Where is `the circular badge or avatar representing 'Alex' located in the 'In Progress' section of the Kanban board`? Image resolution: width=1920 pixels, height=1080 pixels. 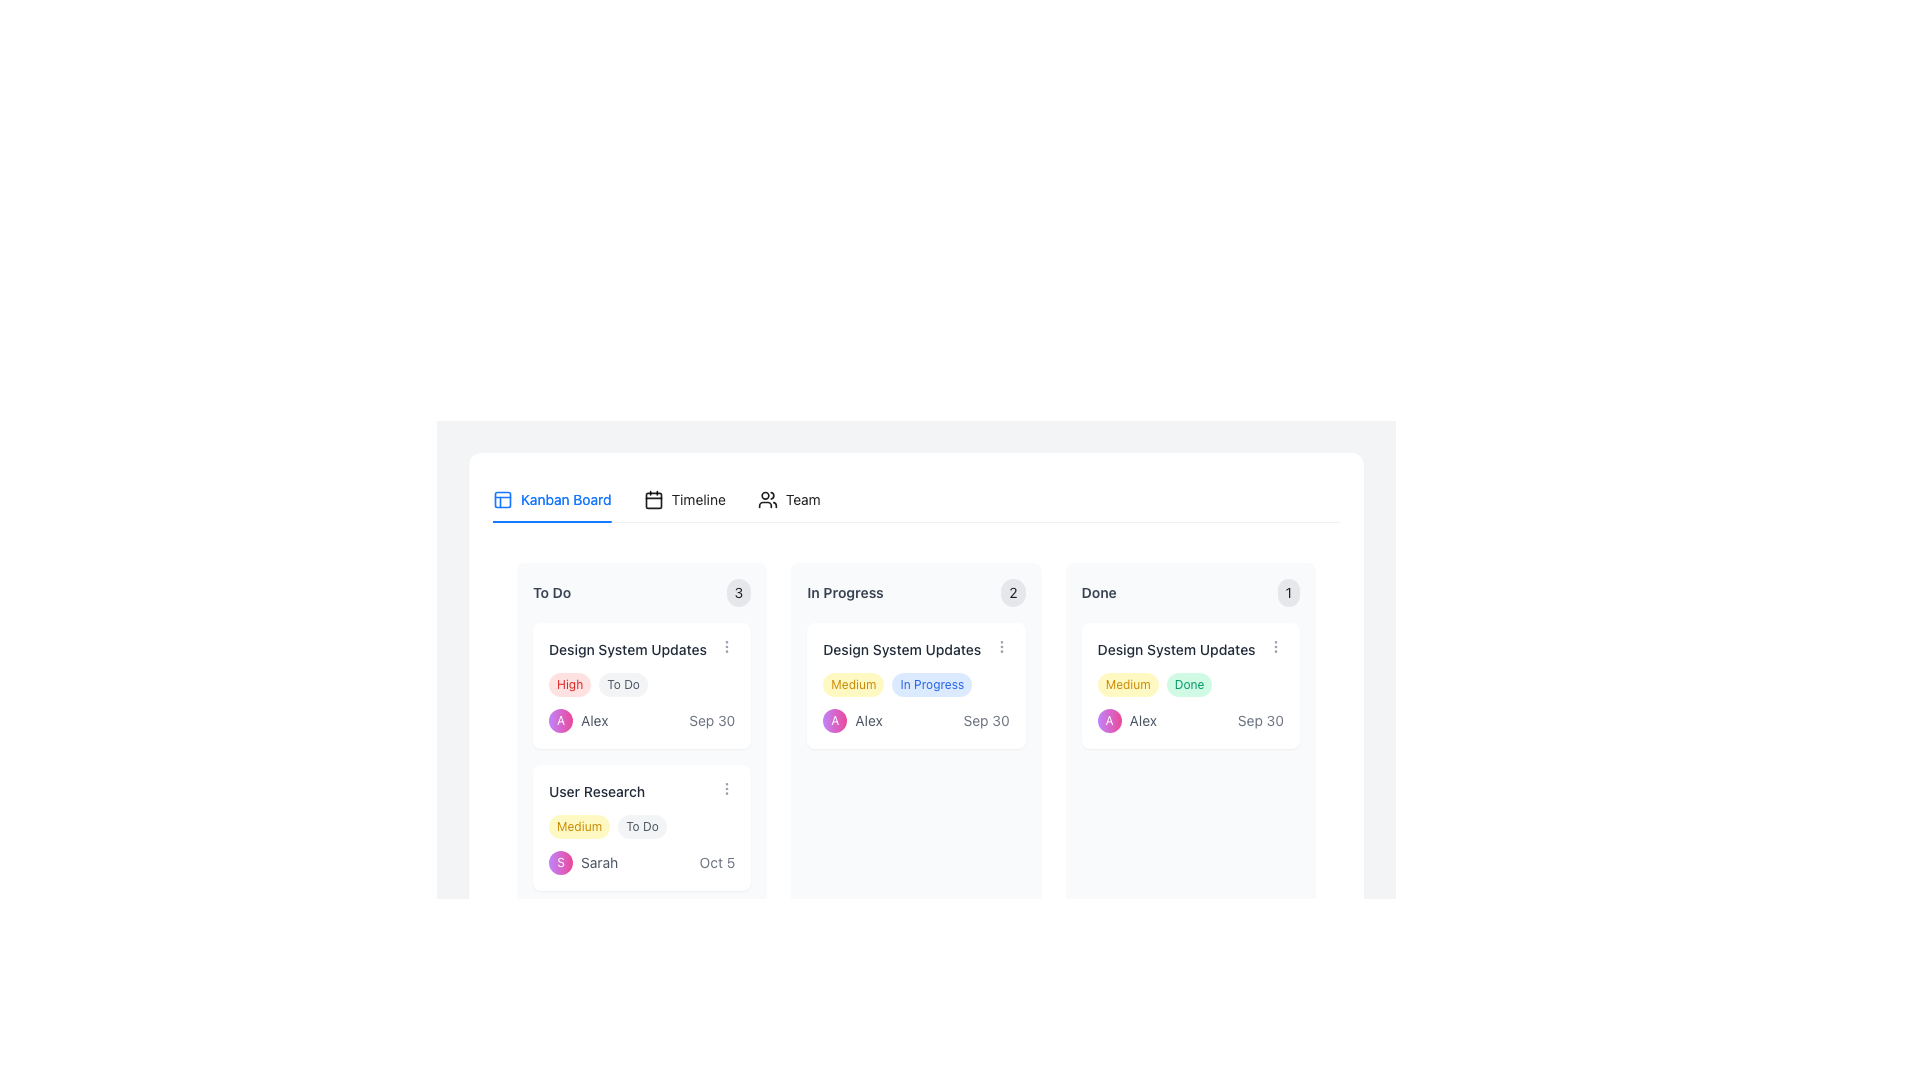 the circular badge or avatar representing 'Alex' located in the 'In Progress' section of the Kanban board is located at coordinates (835, 721).